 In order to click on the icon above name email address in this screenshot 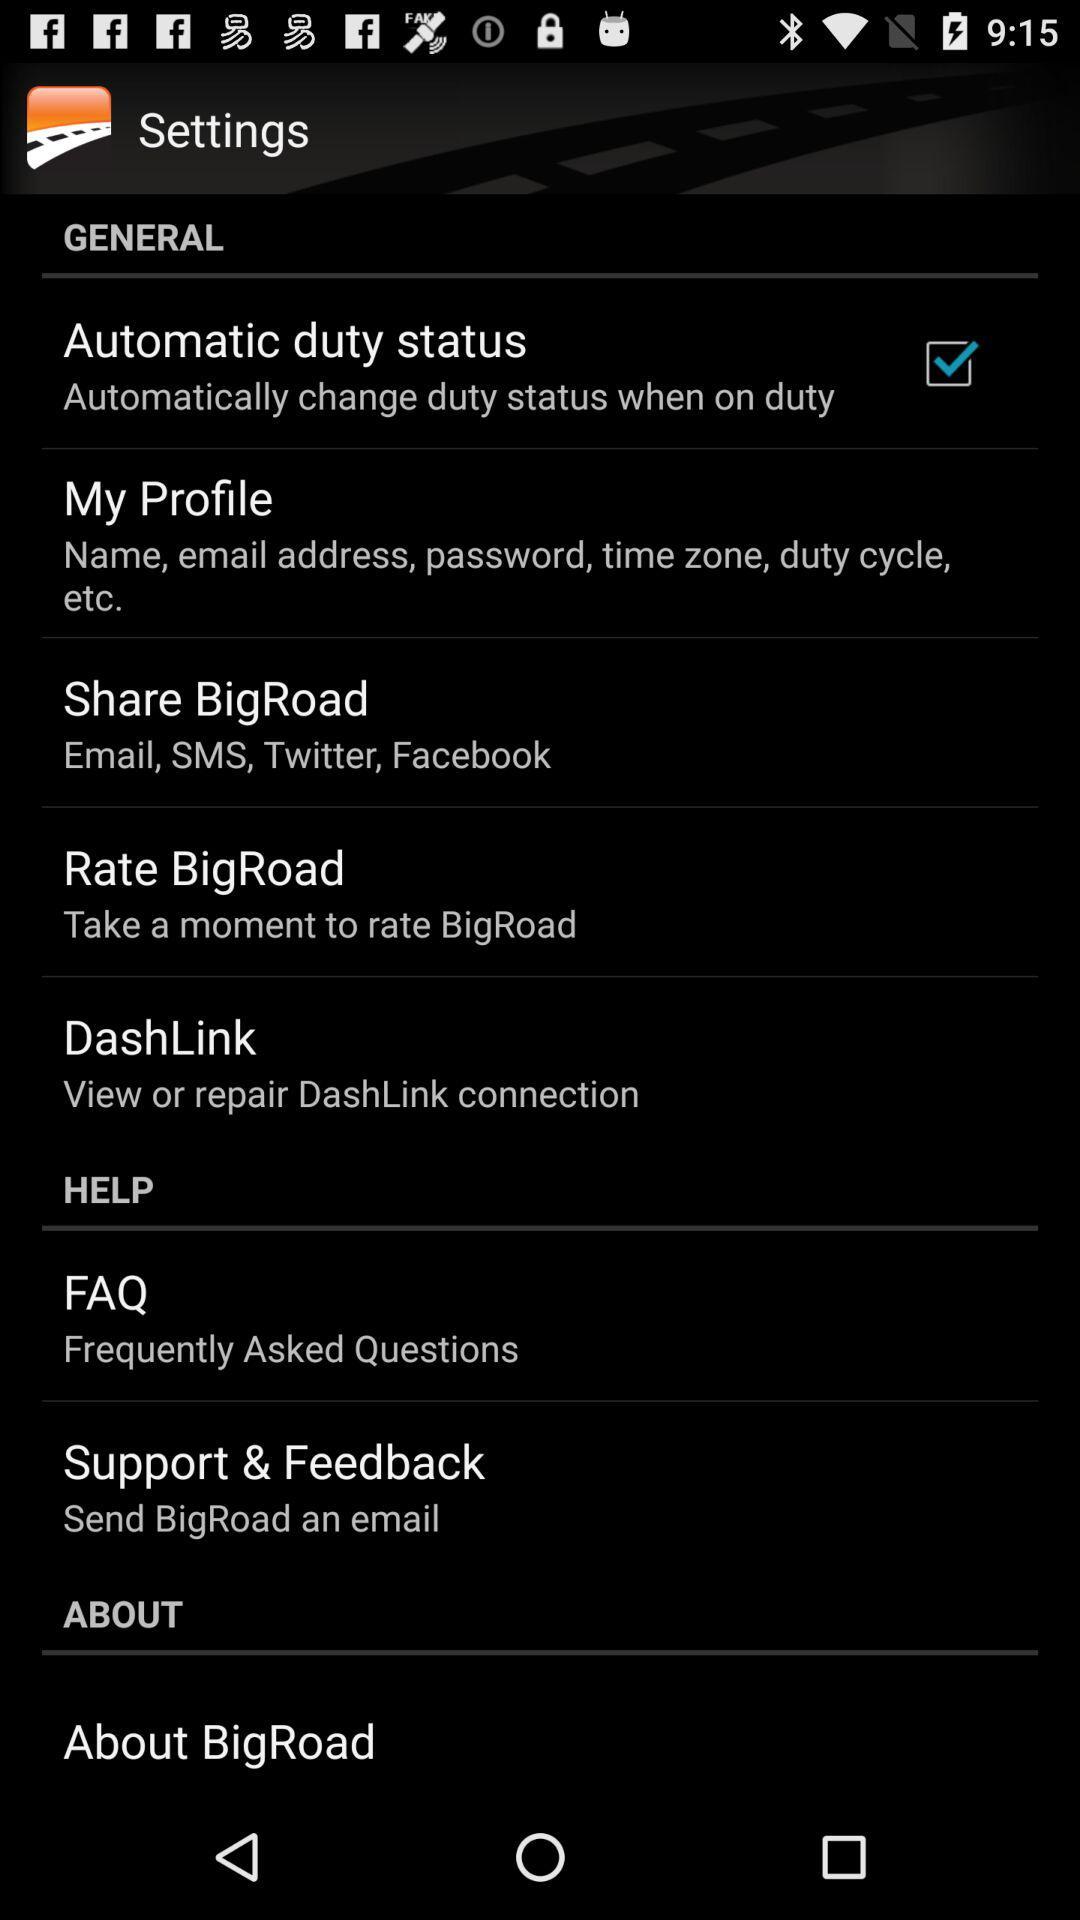, I will do `click(947, 363)`.